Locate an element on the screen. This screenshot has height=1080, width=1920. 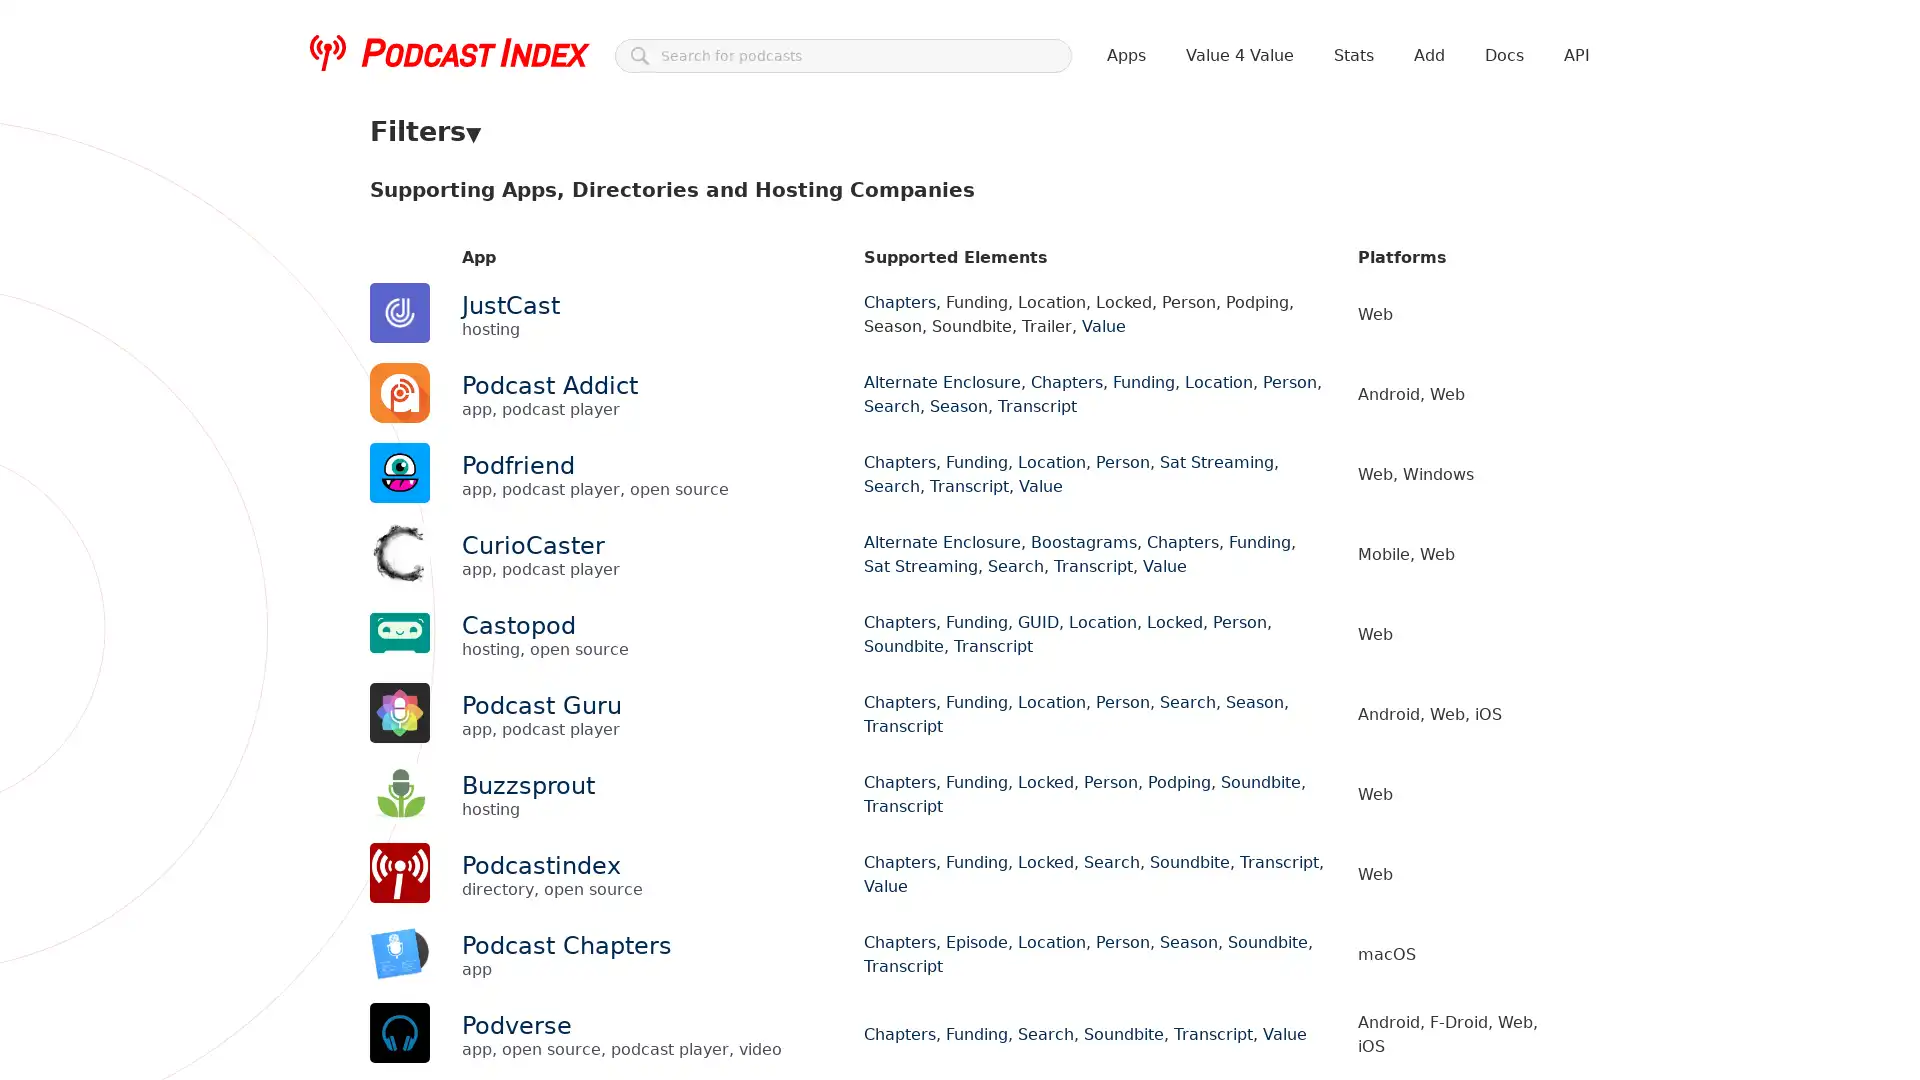
Sailfish OS is located at coordinates (1386, 410).